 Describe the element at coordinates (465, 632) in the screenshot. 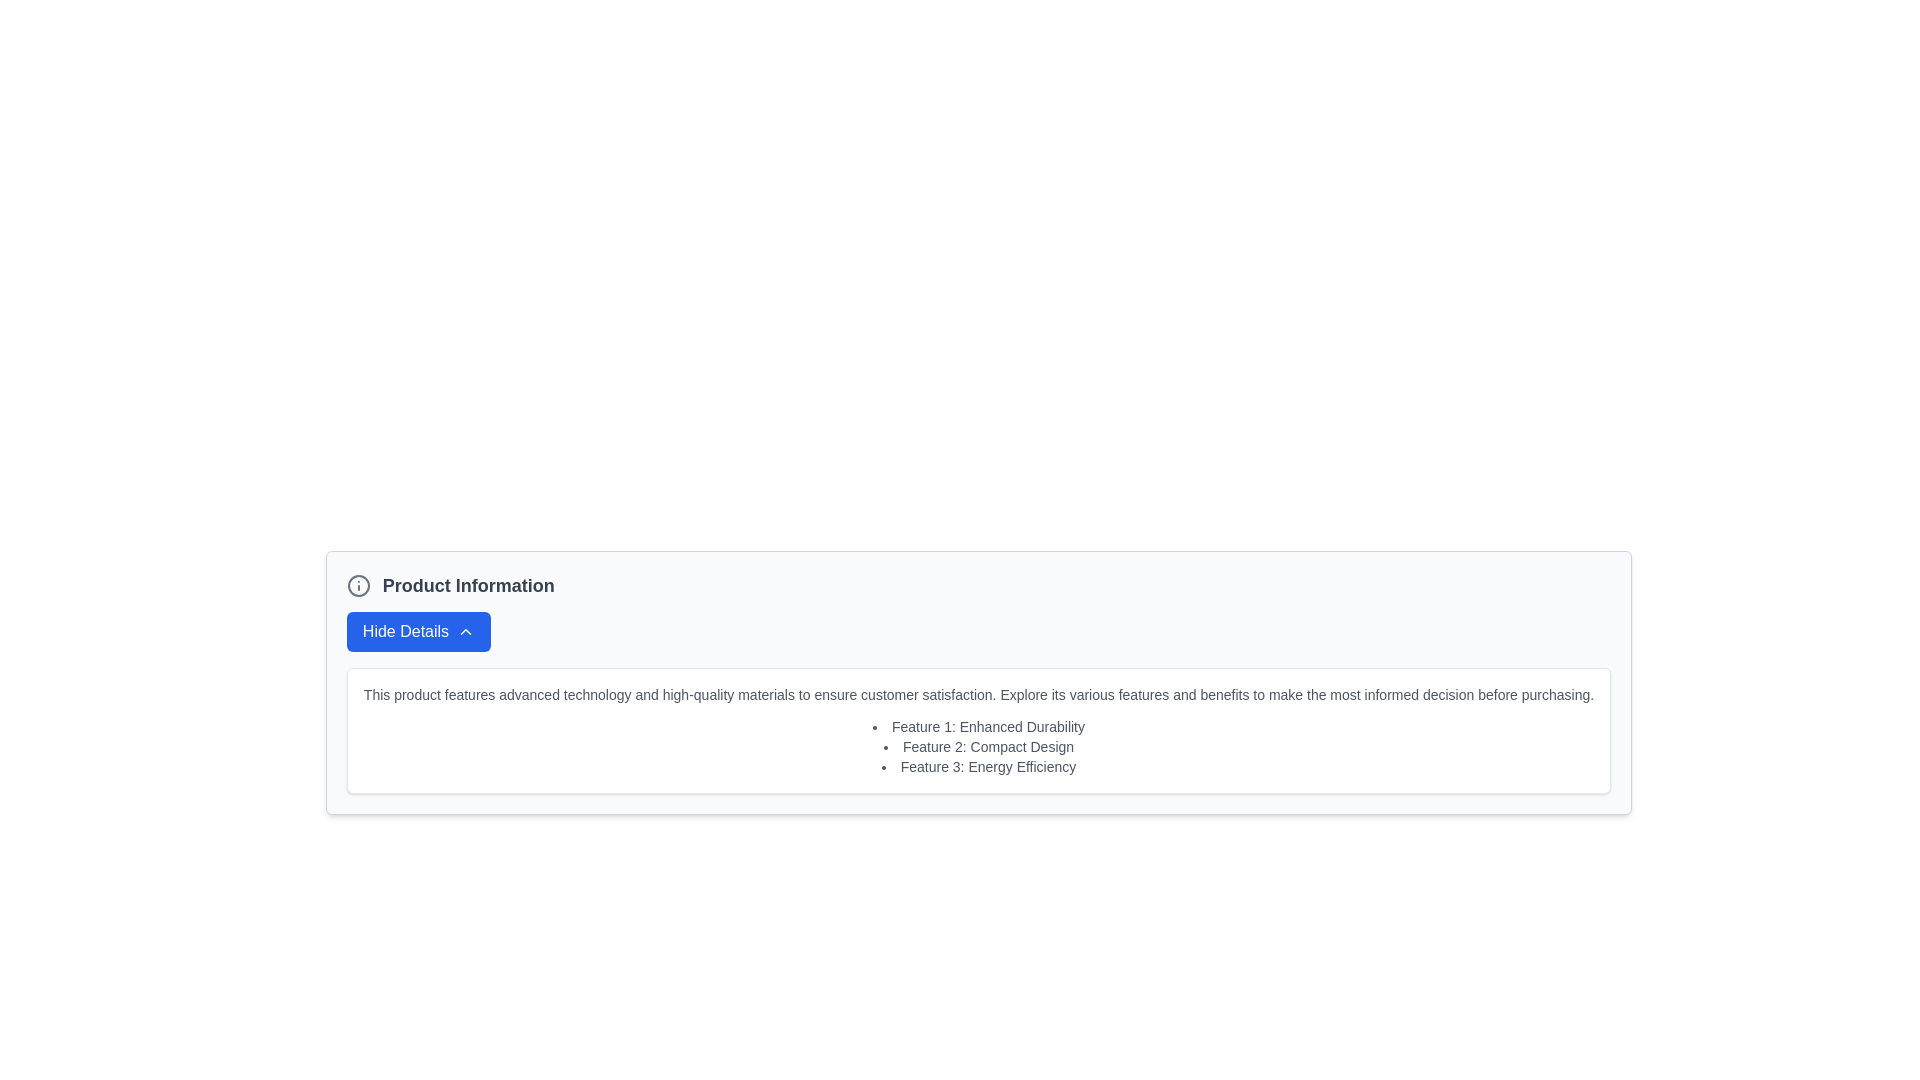

I see `the small upward-pointing chevron icon located inside the blue button labeled 'Hide Details', which is positioned adjacent to the button text` at that location.